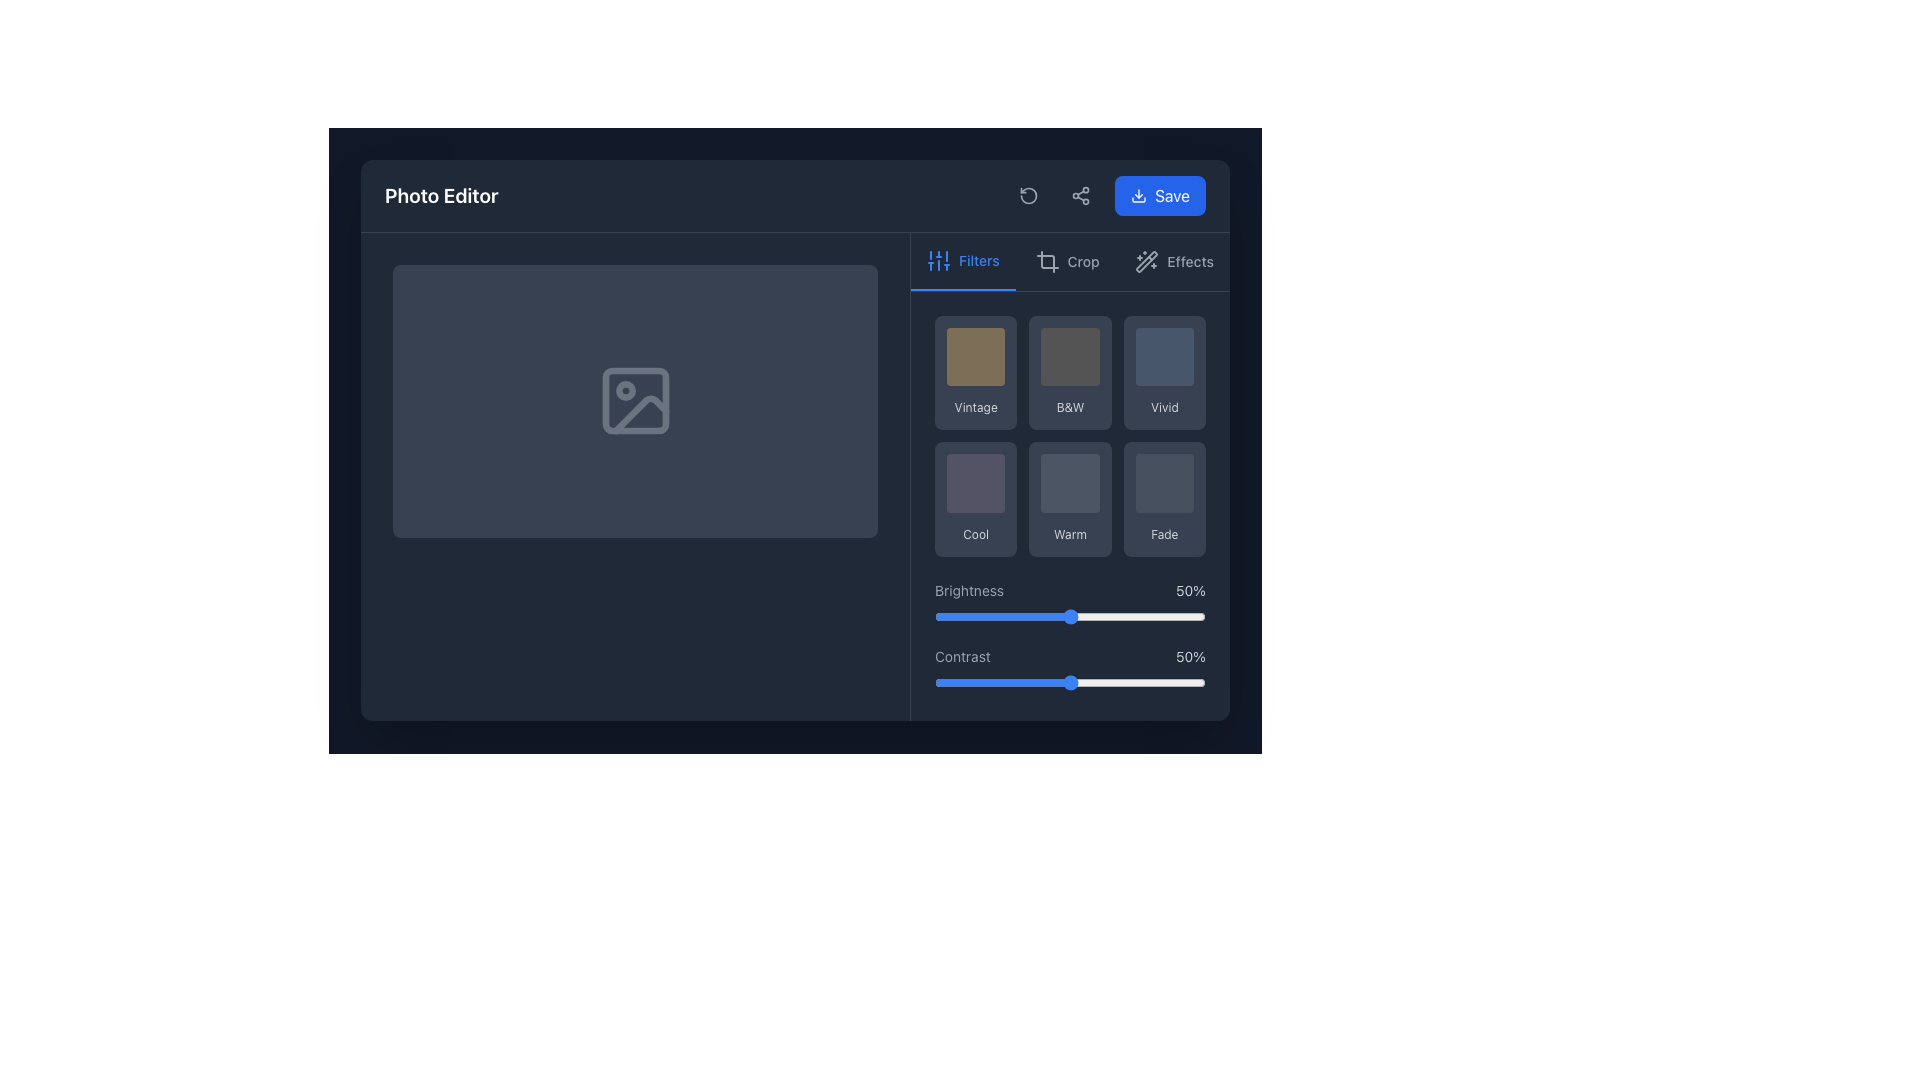  I want to click on value displayed in the text label showing '50%' in gray color, located to the right of the 'Contrast' label within the contrast adjustment section of the photo editor interface, so click(1190, 656).